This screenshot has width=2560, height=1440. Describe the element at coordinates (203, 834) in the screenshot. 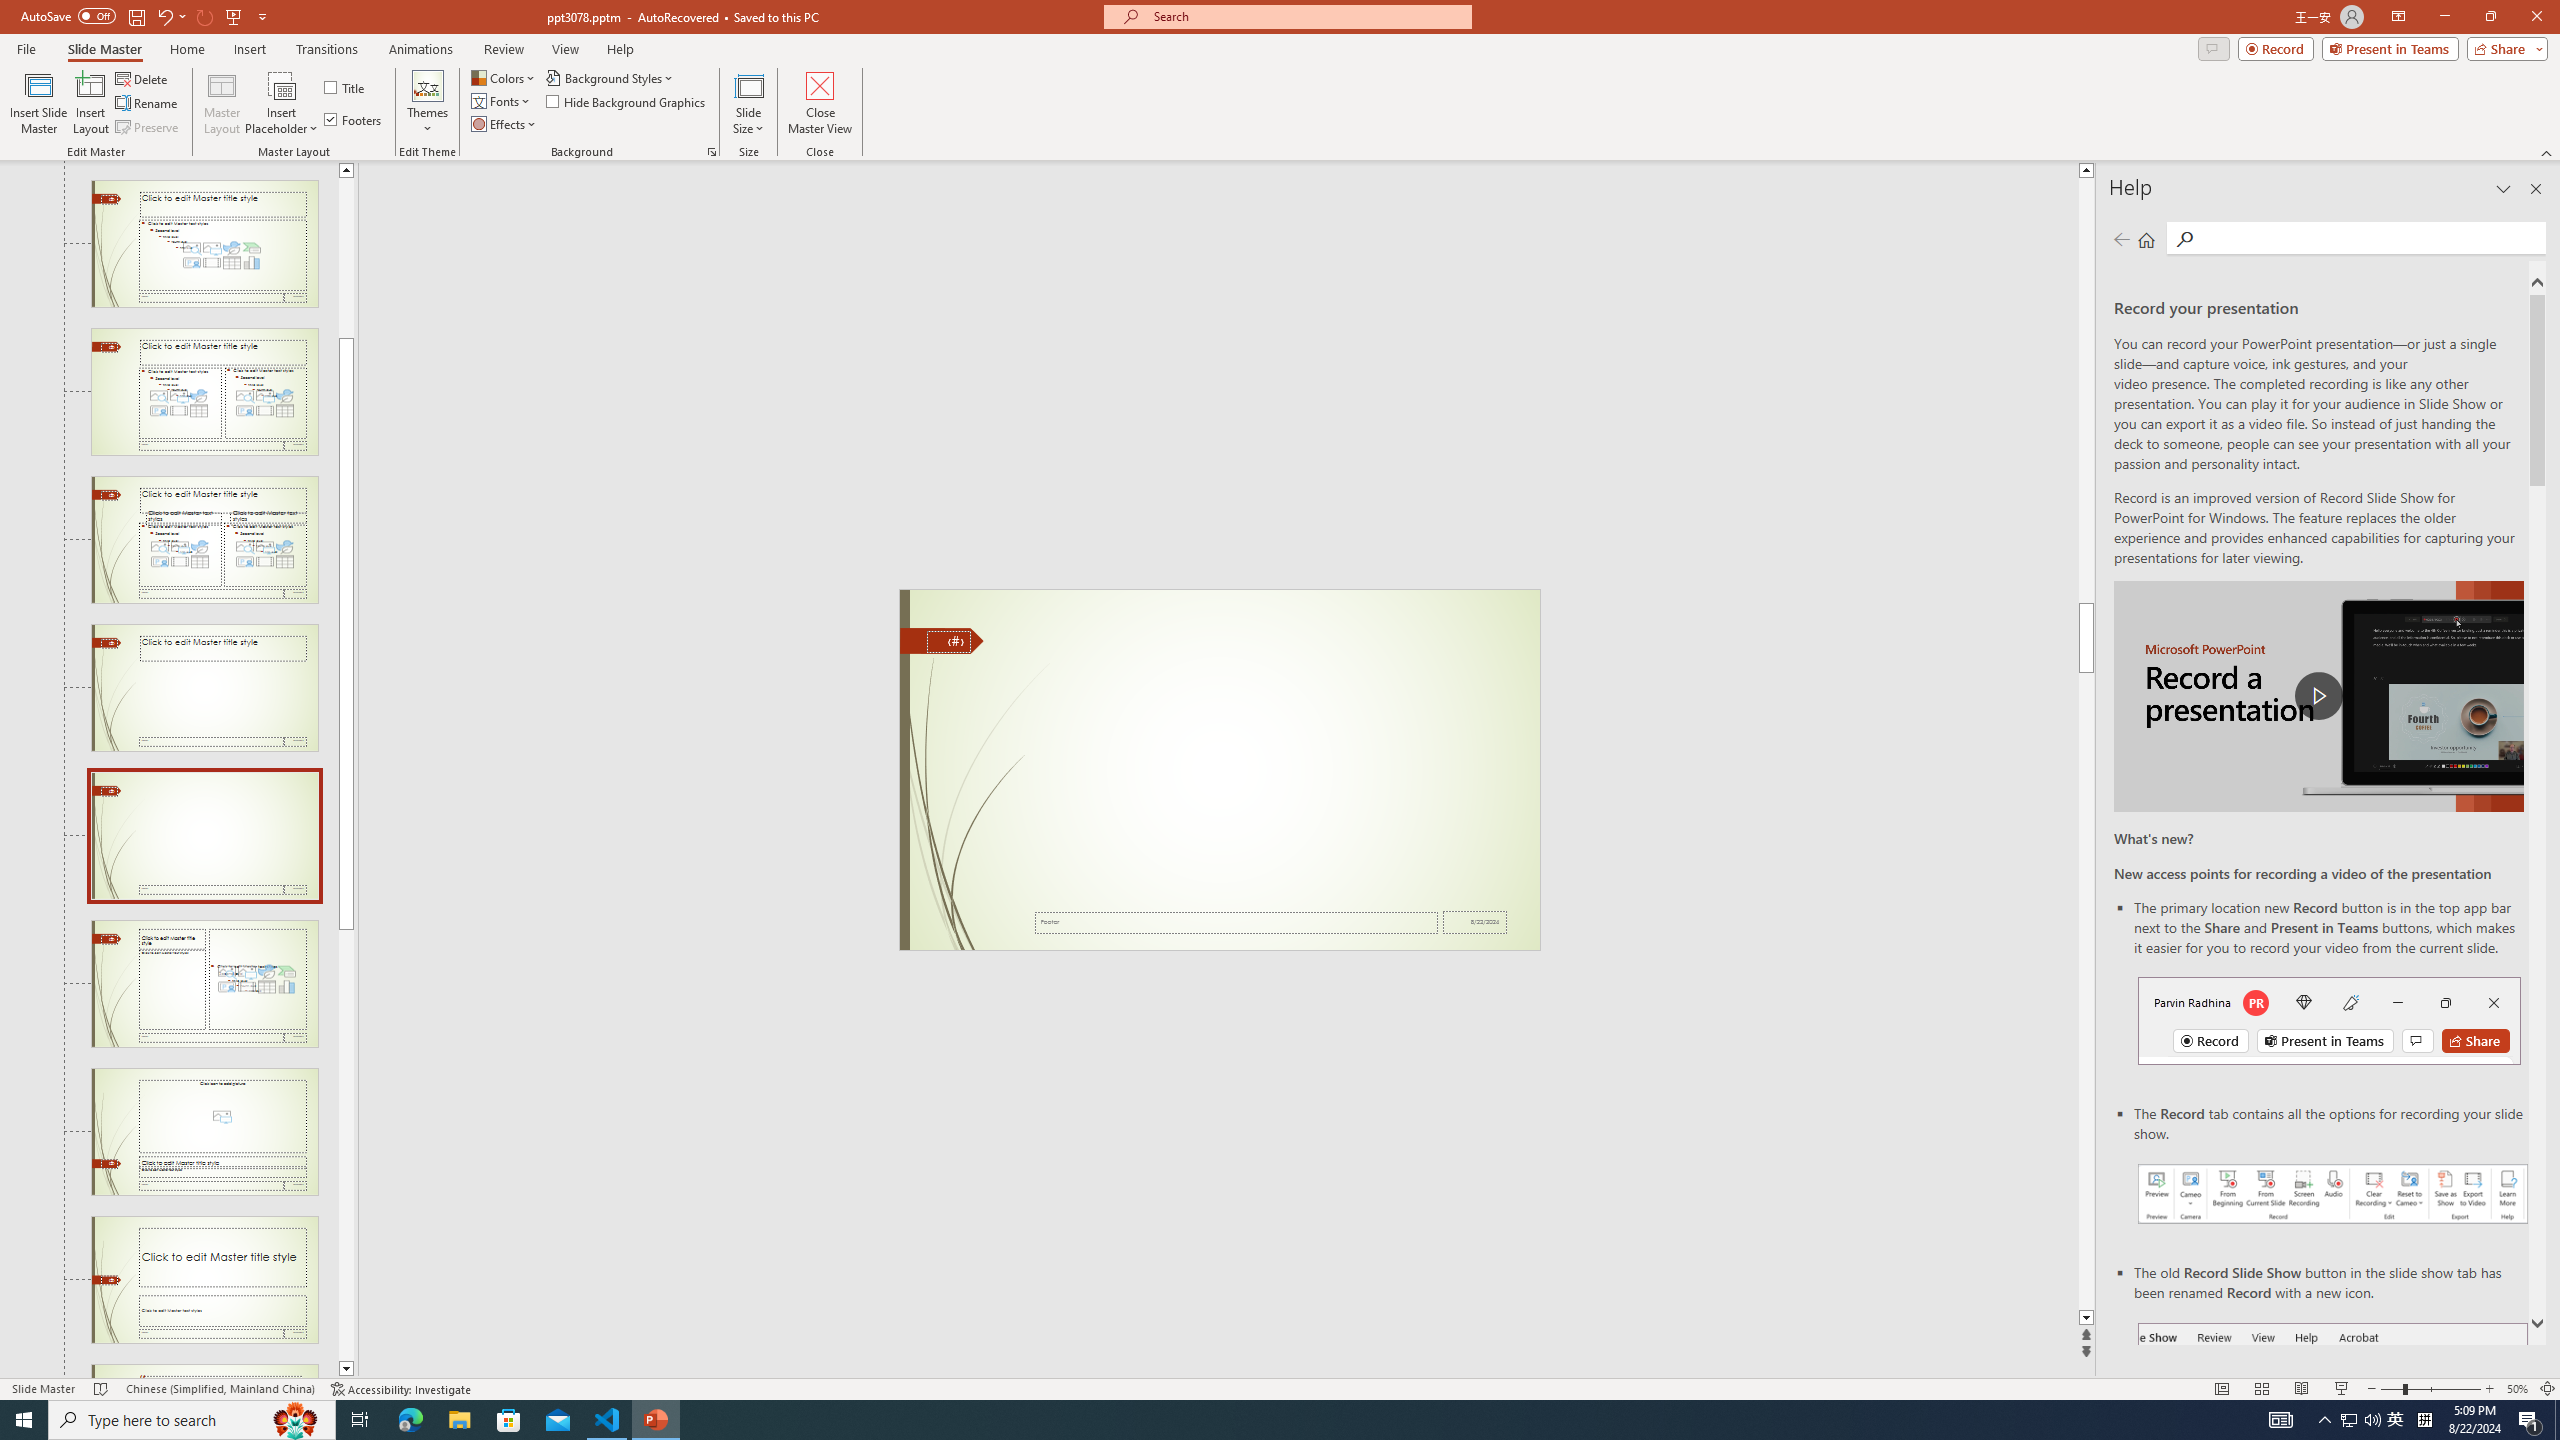

I see `'Slide Blank Layout: used by no slides'` at that location.